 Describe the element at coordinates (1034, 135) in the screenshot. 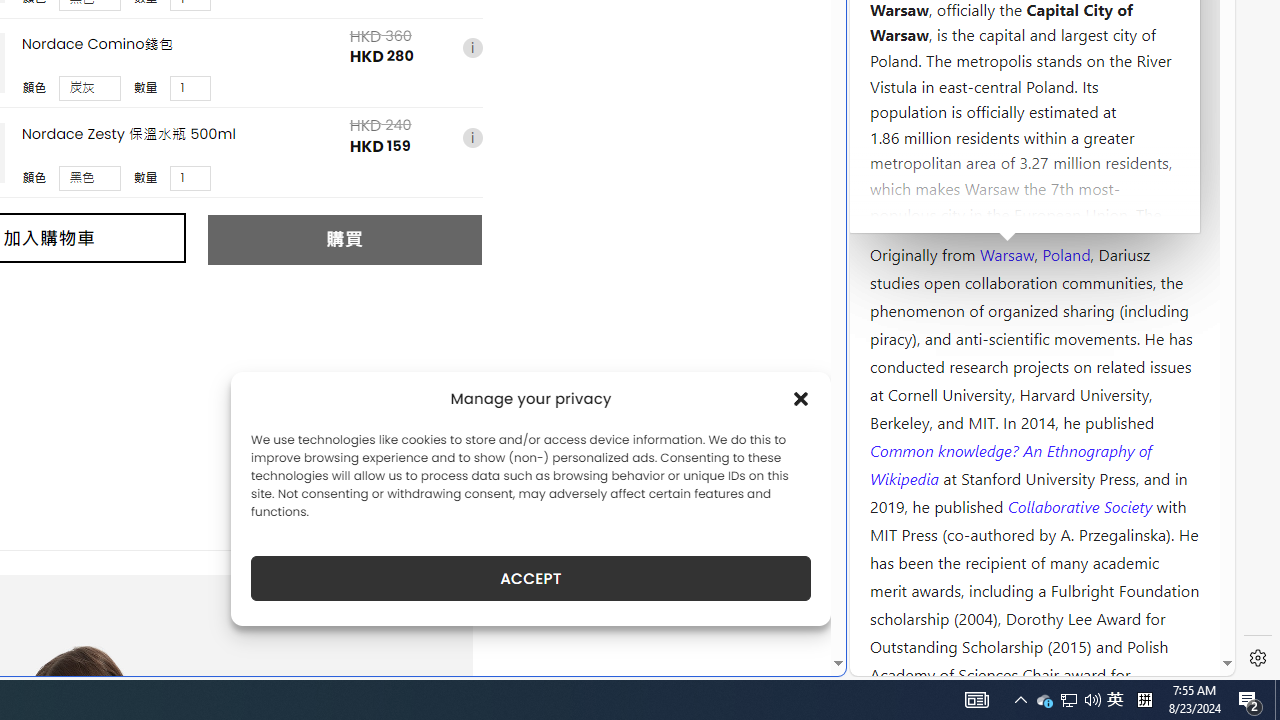

I see `'Kozminski University'` at that location.